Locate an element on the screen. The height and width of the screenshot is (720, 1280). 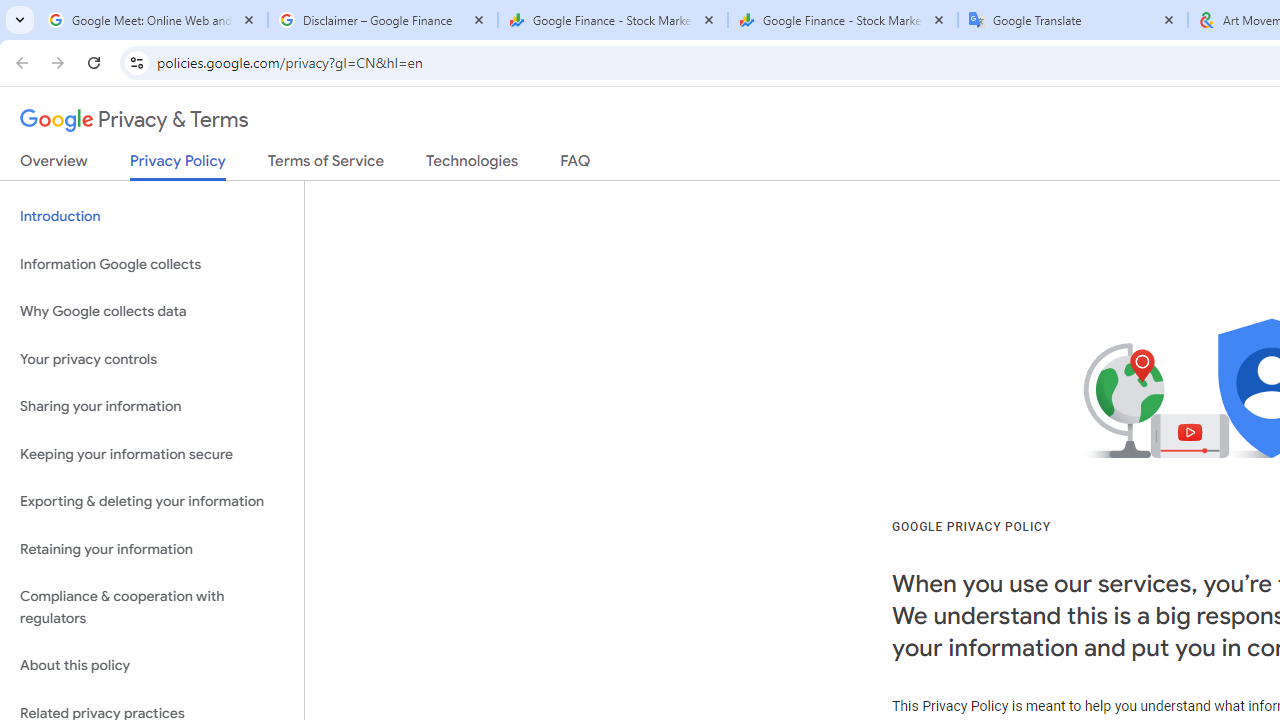
'Google Translate' is located at coordinates (1071, 20).